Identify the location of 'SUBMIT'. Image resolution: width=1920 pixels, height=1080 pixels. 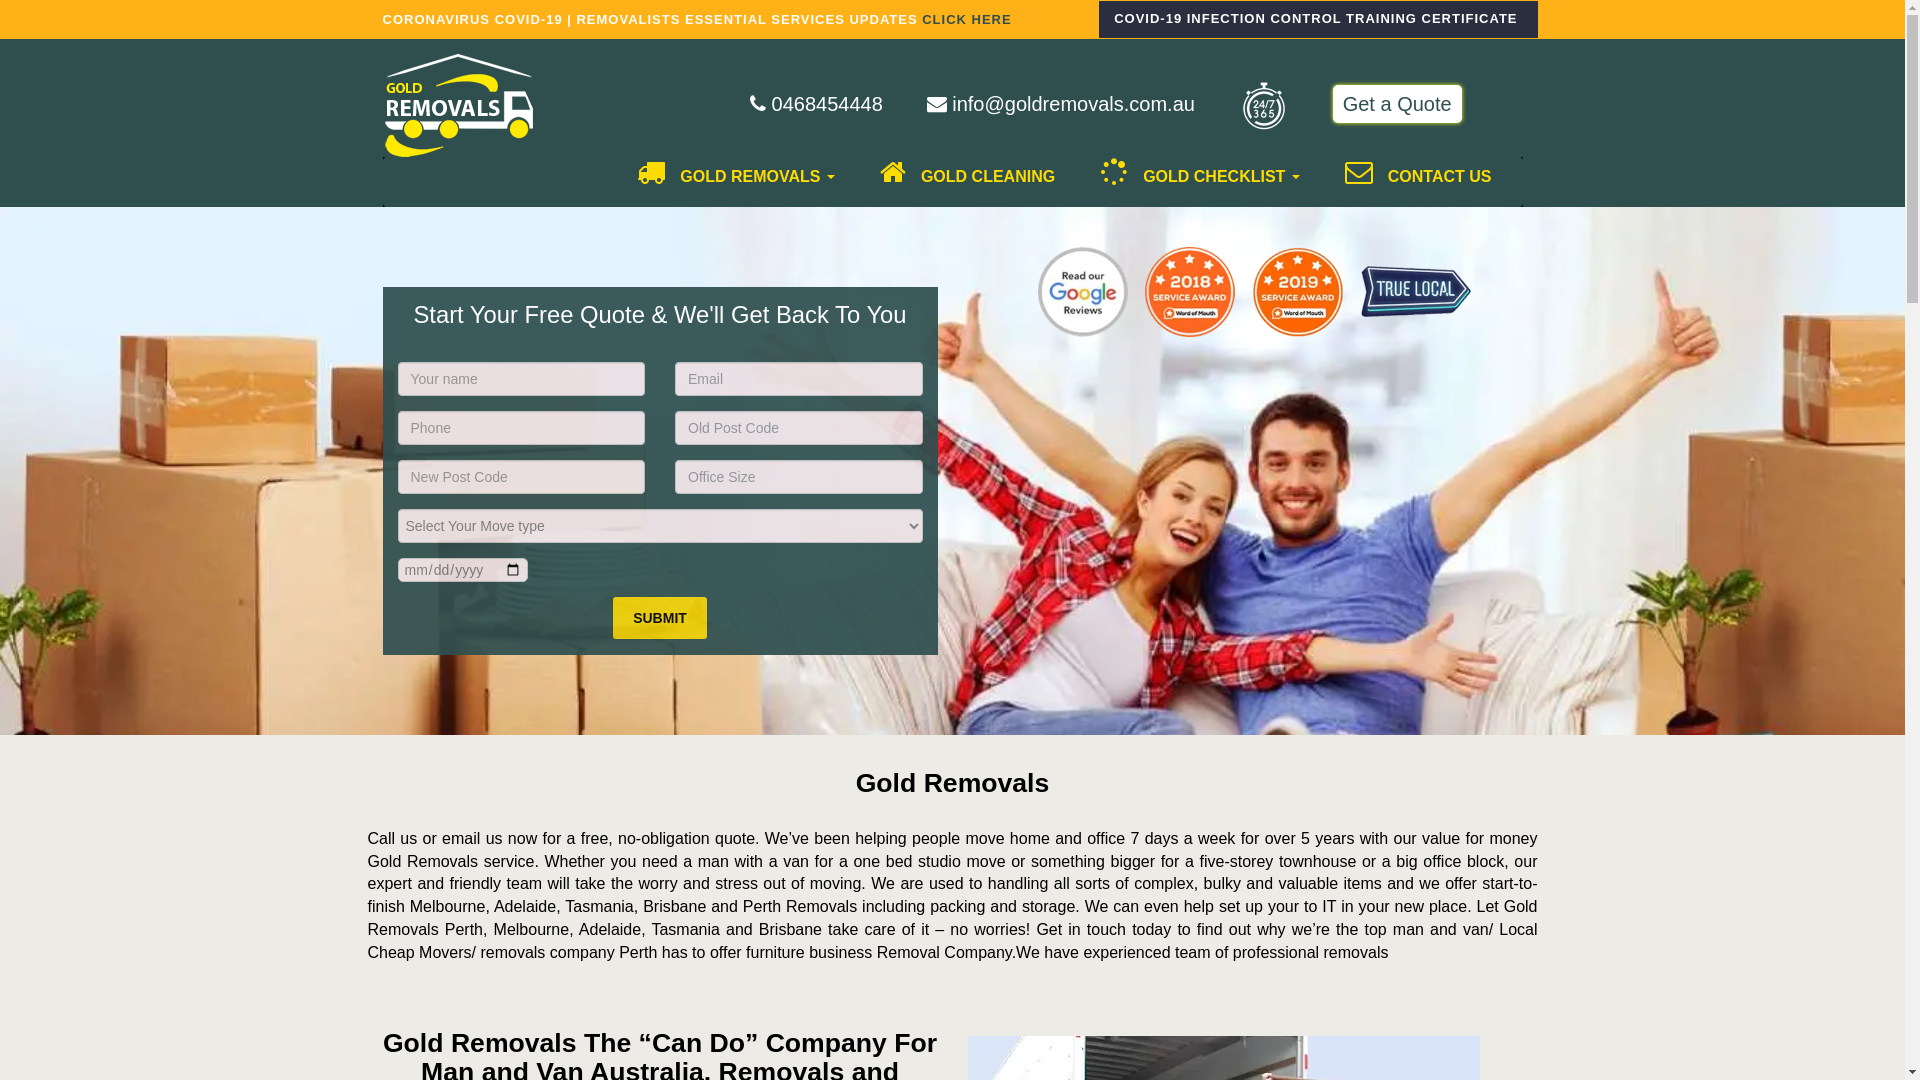
(612, 616).